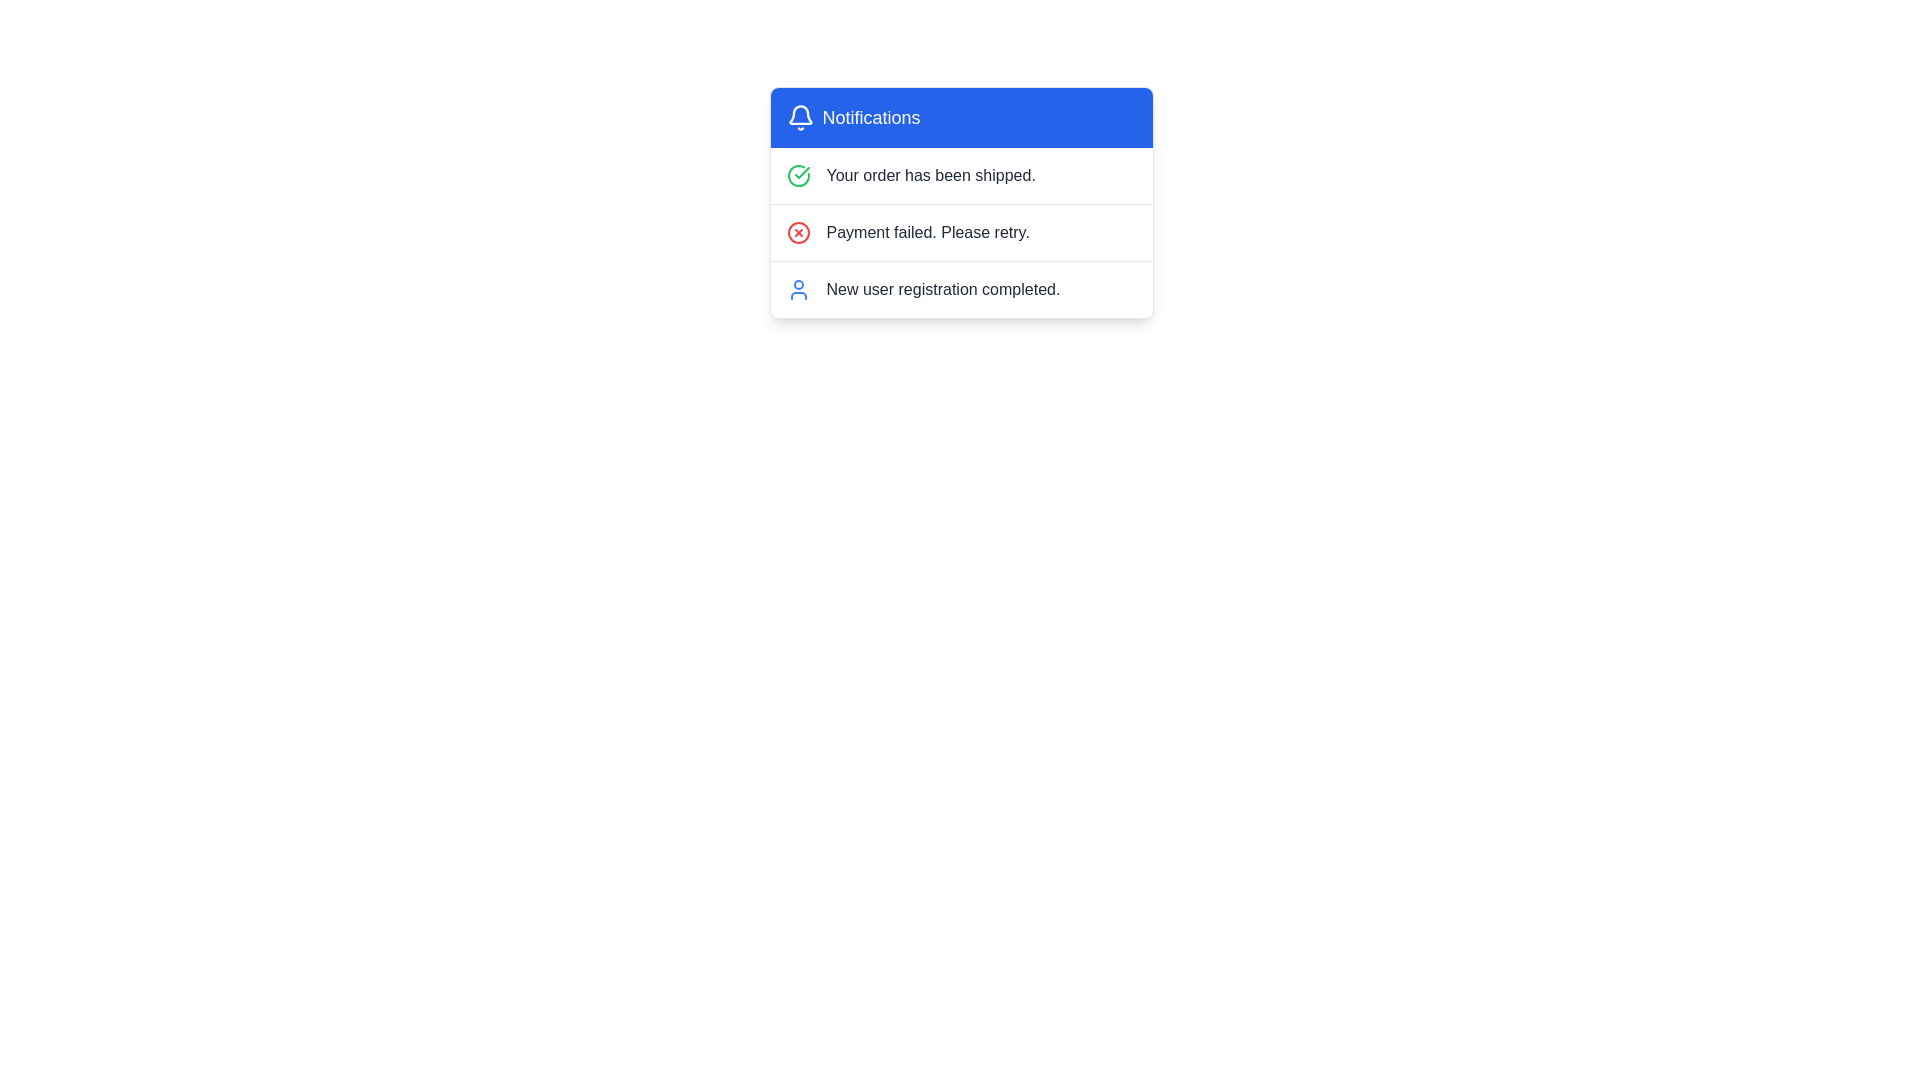  Describe the element at coordinates (961, 175) in the screenshot. I see `the notification item with a green circle check mark and text 'Your order has been shipped.' for further details` at that location.